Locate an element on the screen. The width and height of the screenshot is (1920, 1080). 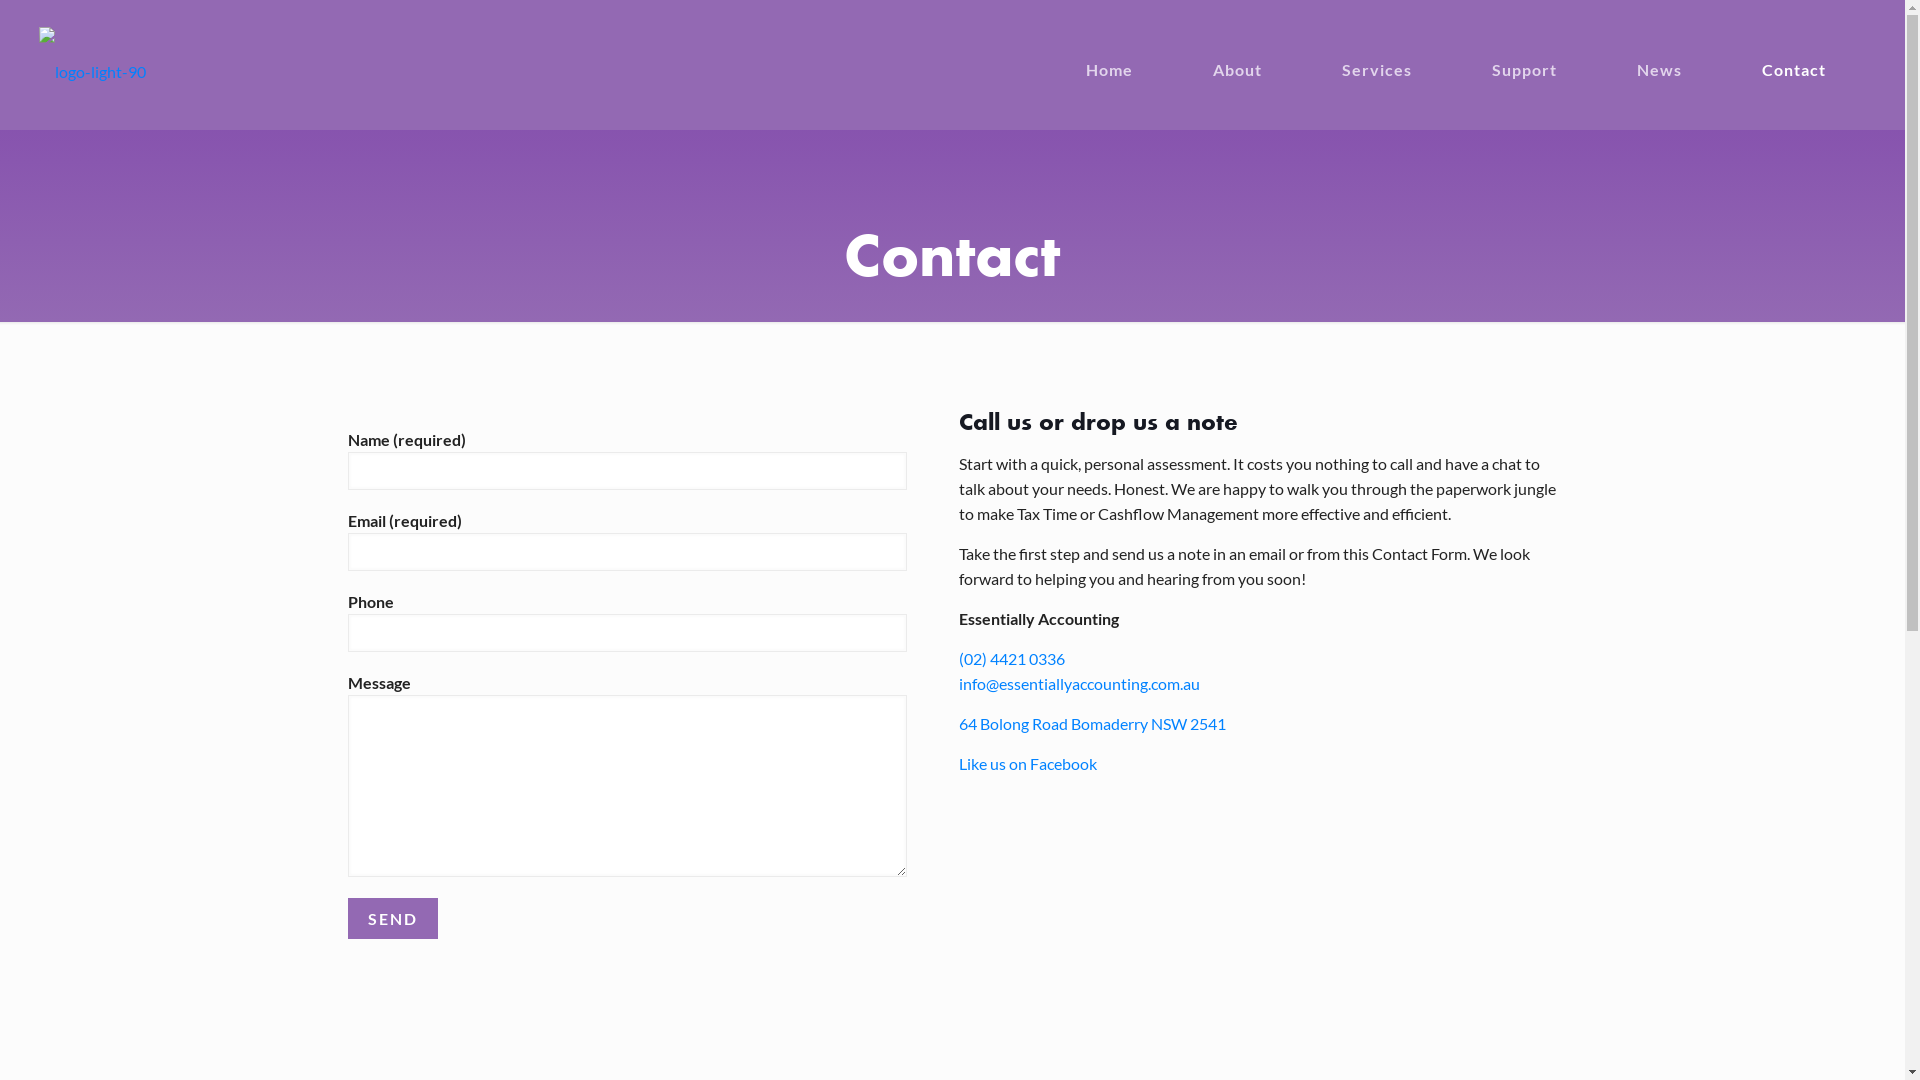
'News' is located at coordinates (1679, 53).